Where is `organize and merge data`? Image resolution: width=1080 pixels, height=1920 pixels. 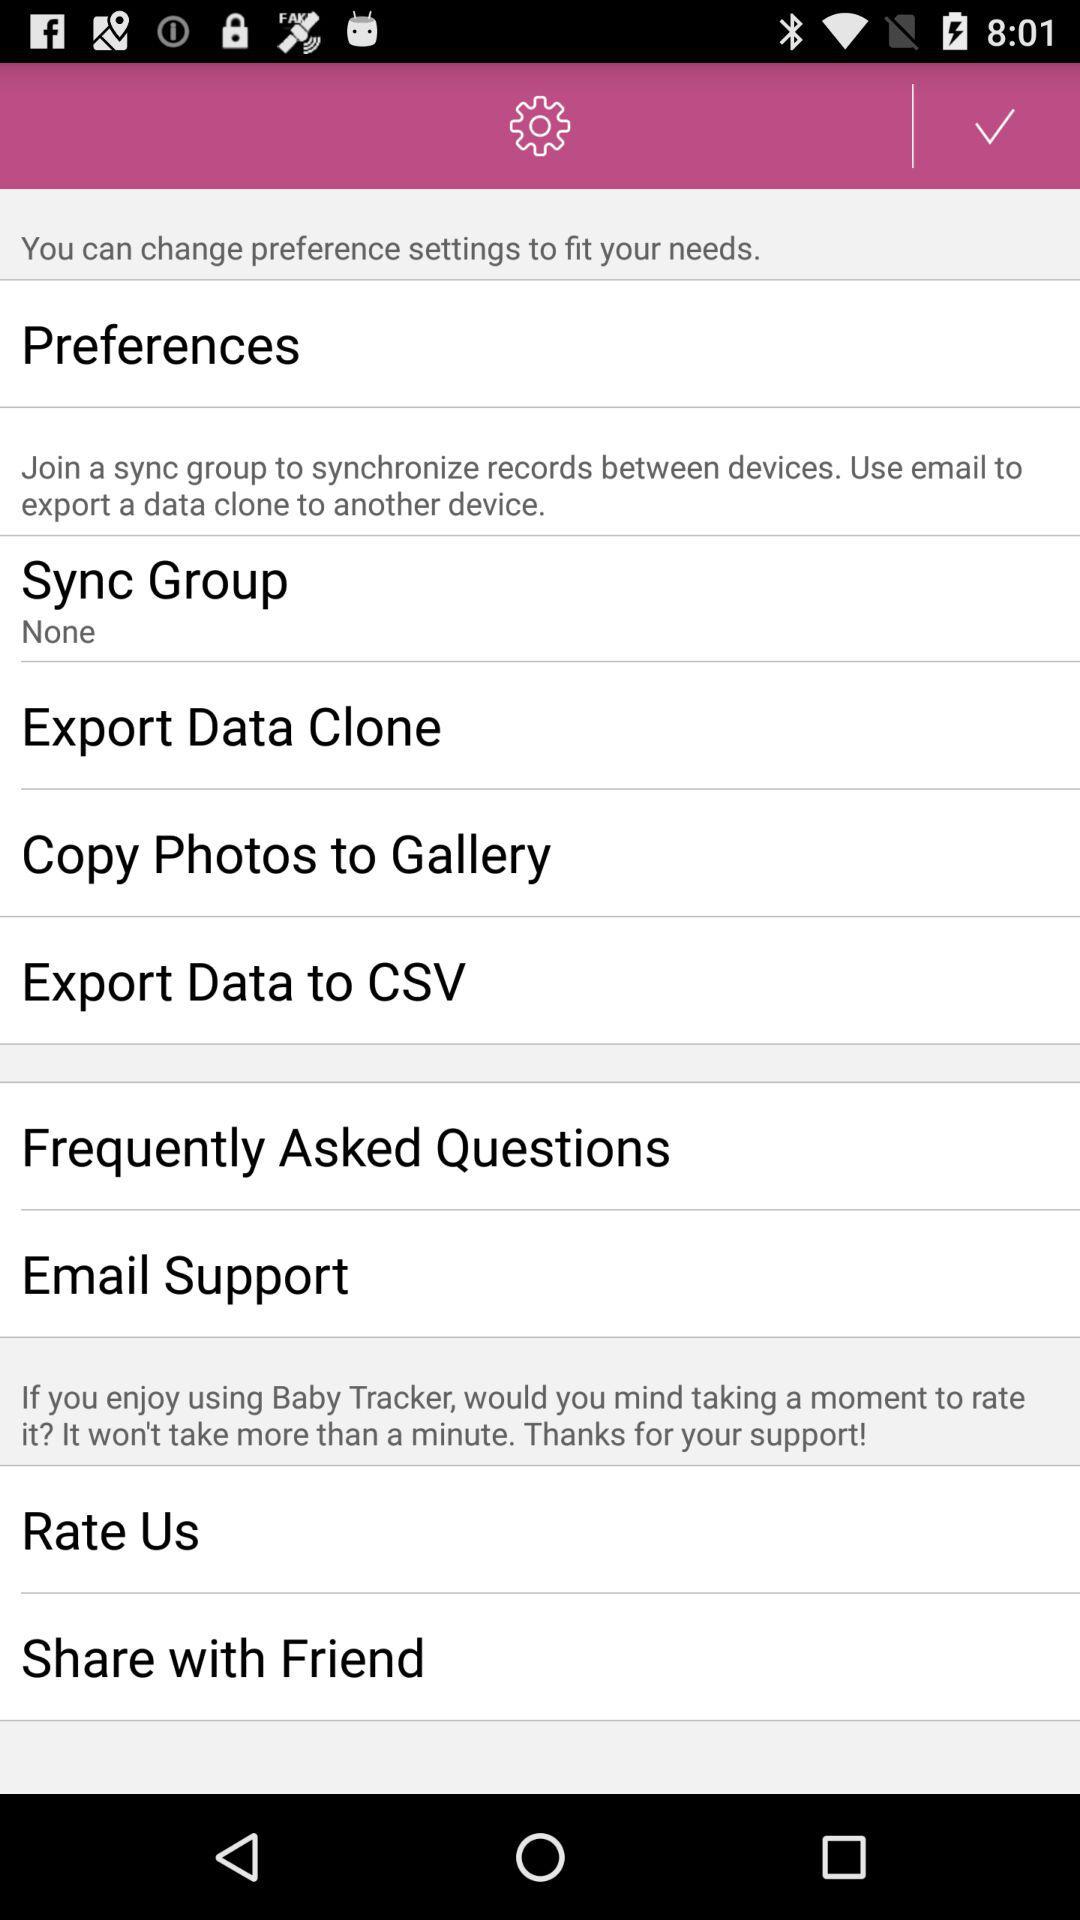
organize and merge data is located at coordinates (540, 598).